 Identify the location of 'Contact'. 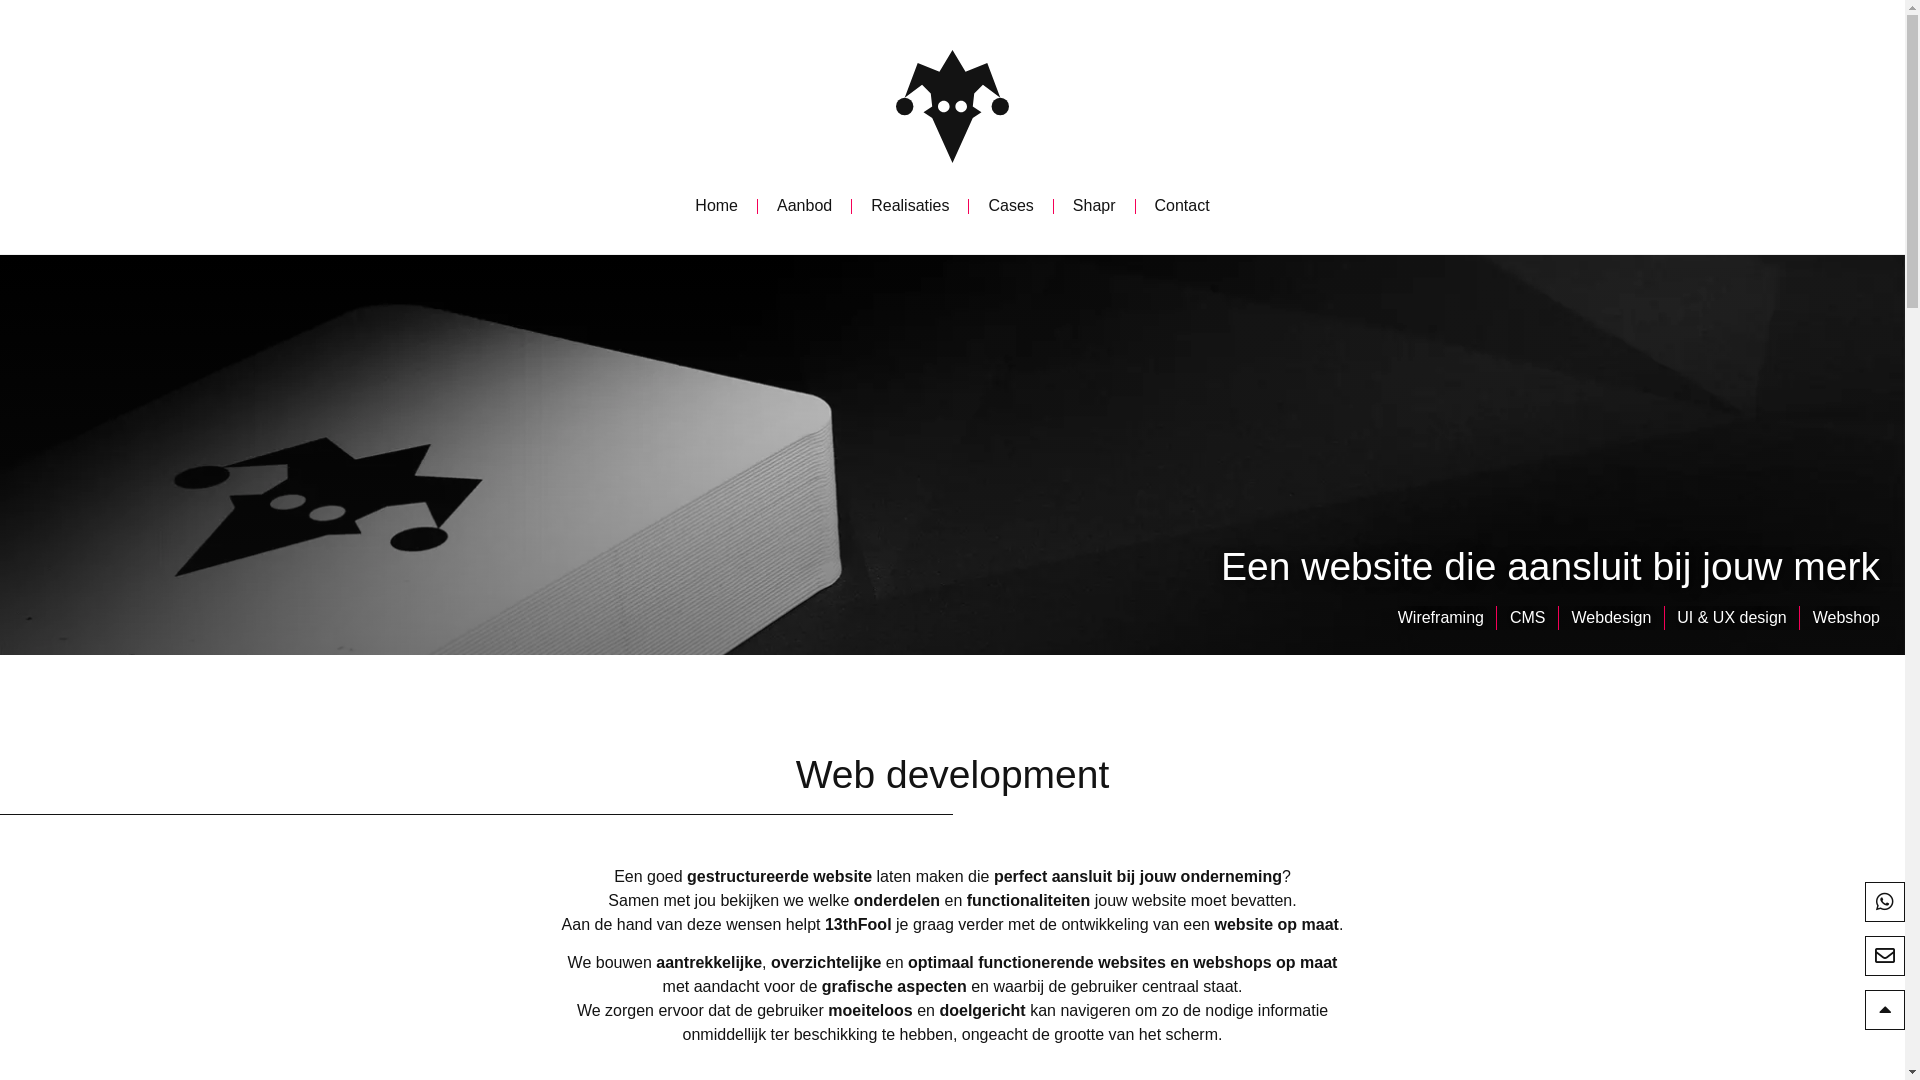
(1182, 205).